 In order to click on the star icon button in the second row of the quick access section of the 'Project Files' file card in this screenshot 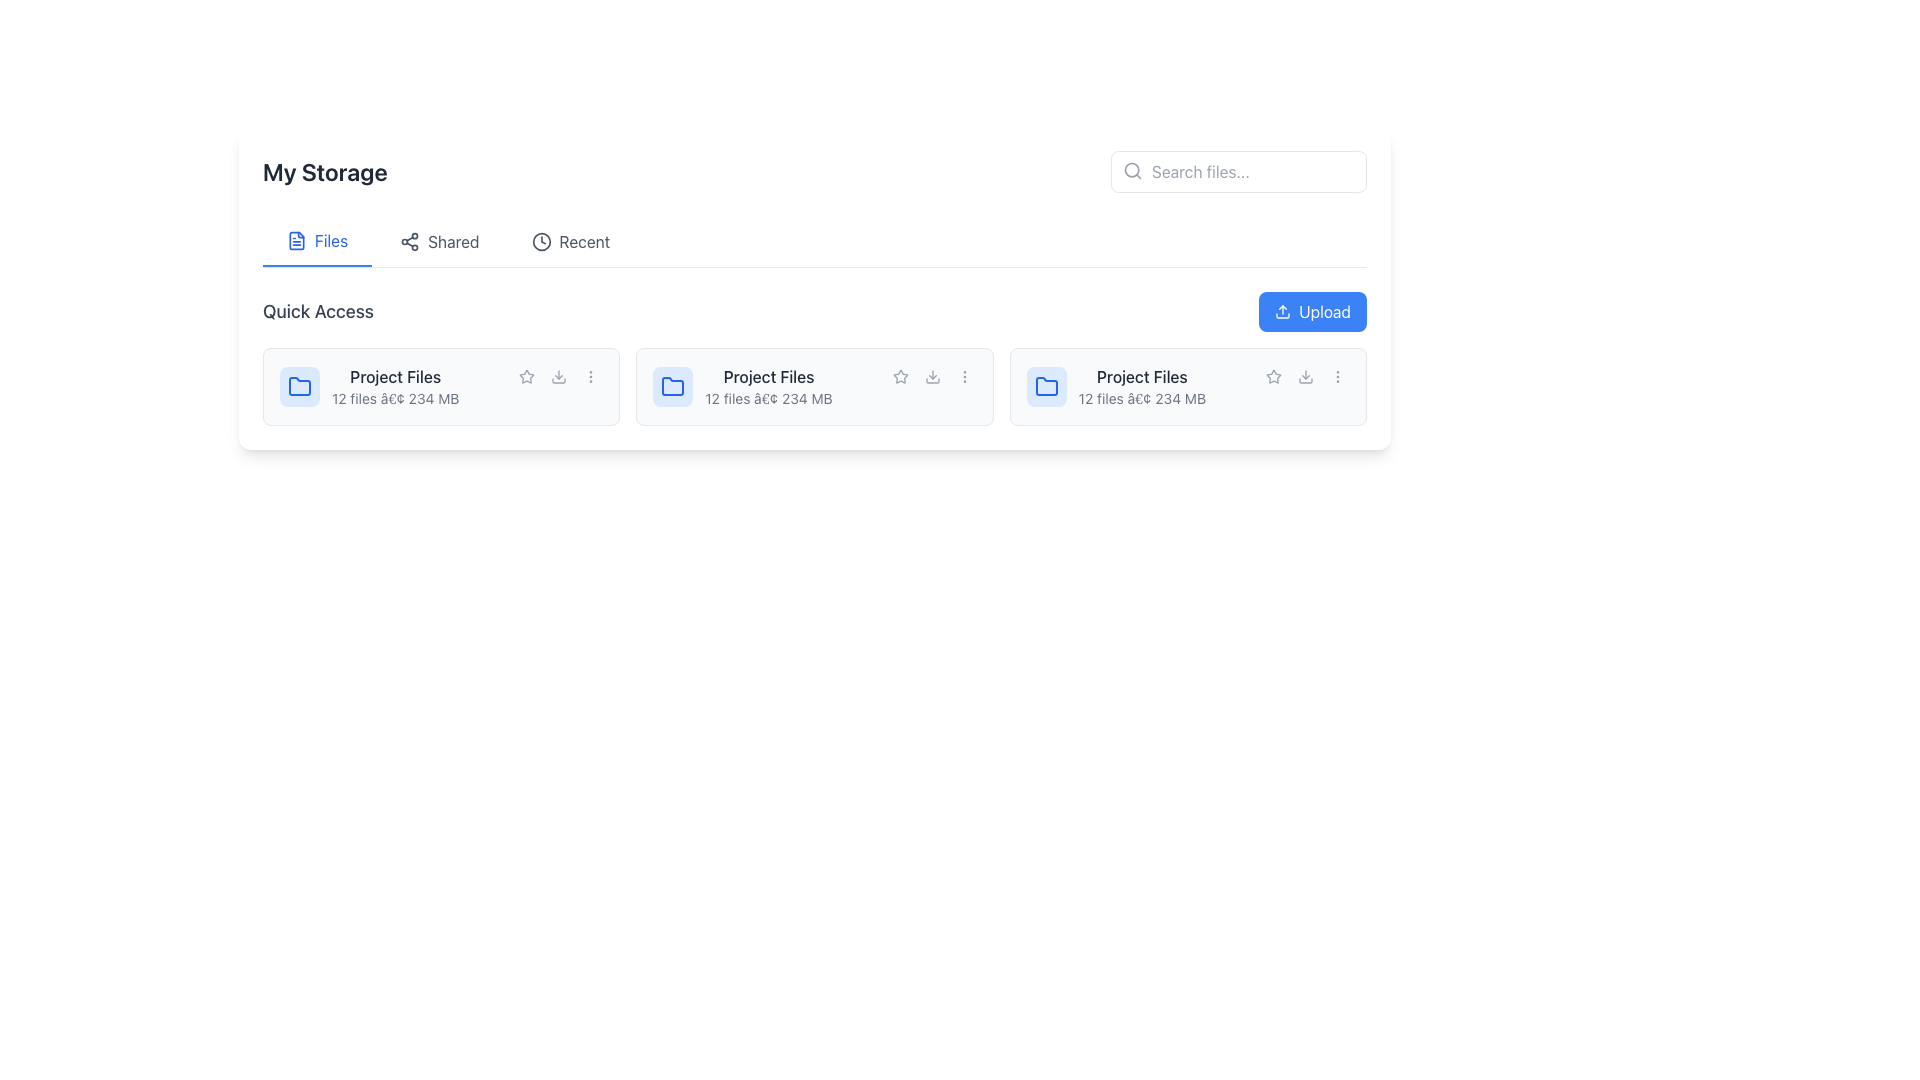, I will do `click(1272, 377)`.